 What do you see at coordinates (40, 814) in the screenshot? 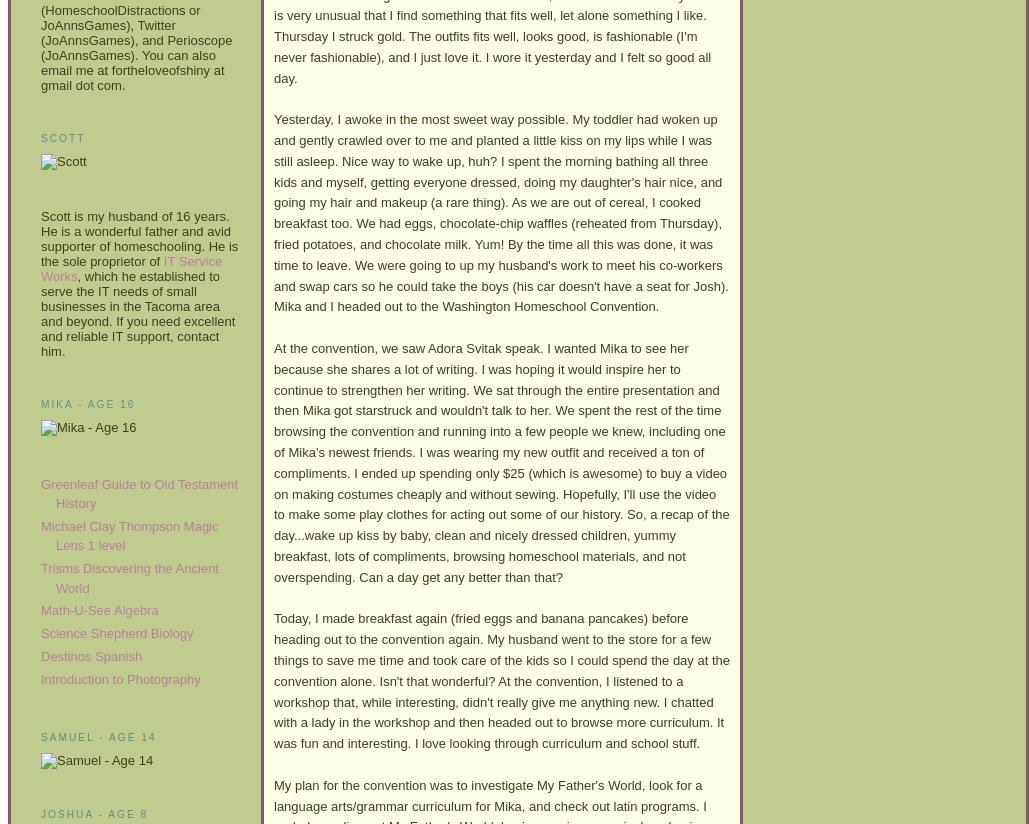
I see `'Joshua - Age 8'` at bounding box center [40, 814].